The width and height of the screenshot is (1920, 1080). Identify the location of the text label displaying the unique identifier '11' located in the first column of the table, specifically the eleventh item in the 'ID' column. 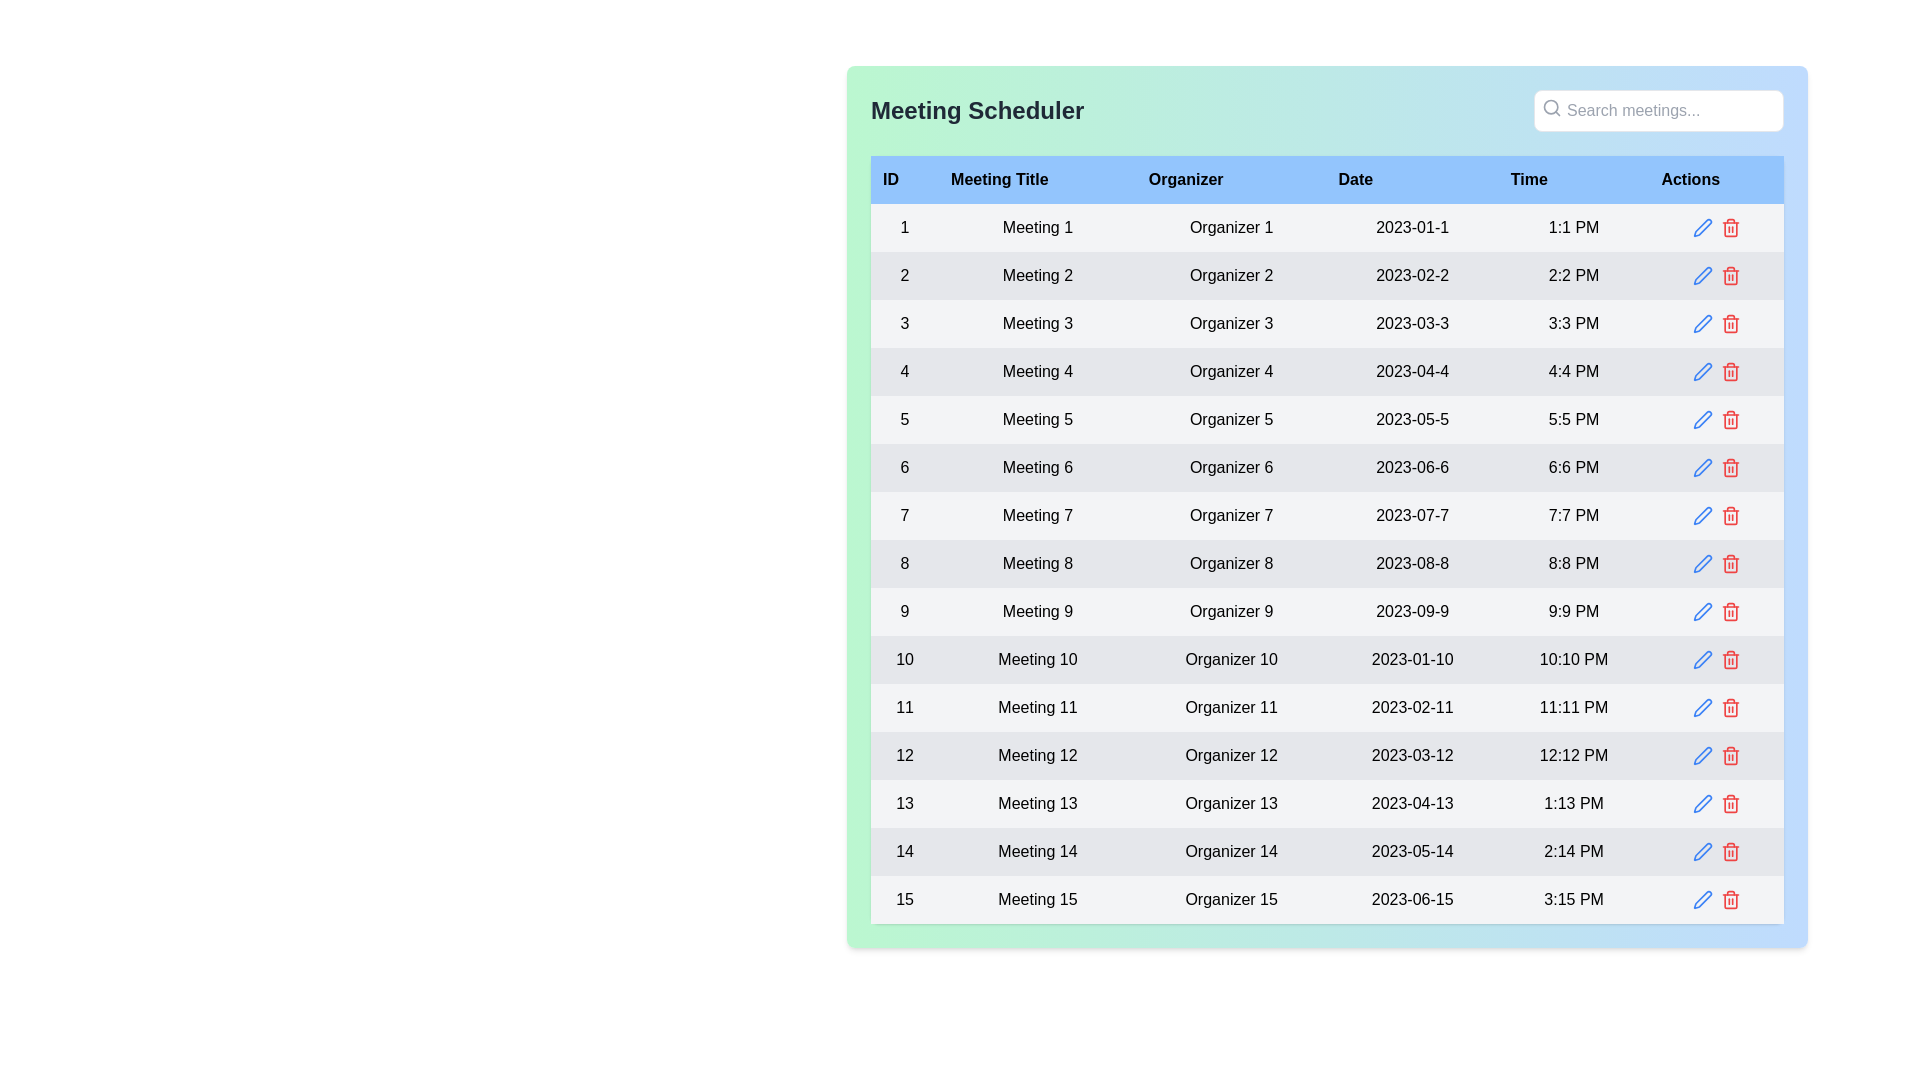
(904, 707).